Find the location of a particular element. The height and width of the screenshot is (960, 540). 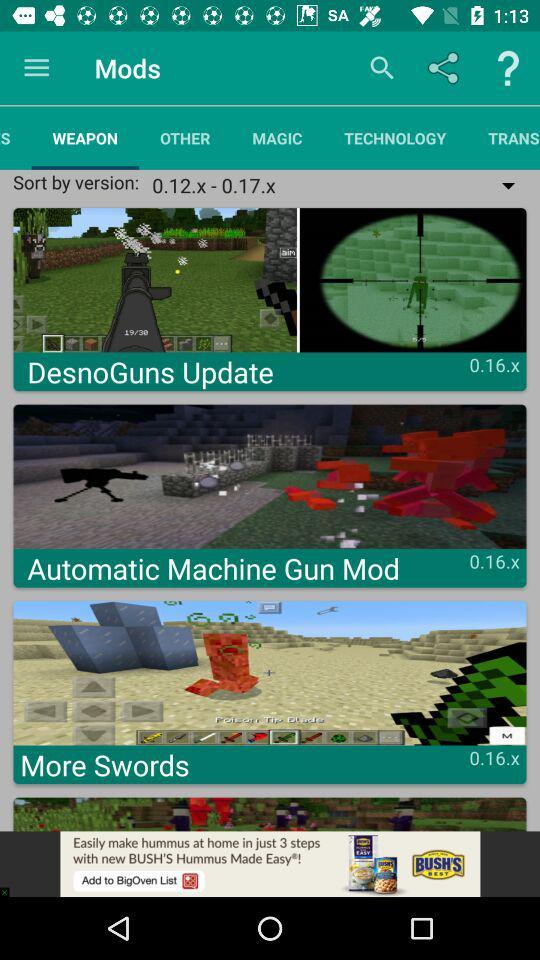

weapon item is located at coordinates (84, 137).